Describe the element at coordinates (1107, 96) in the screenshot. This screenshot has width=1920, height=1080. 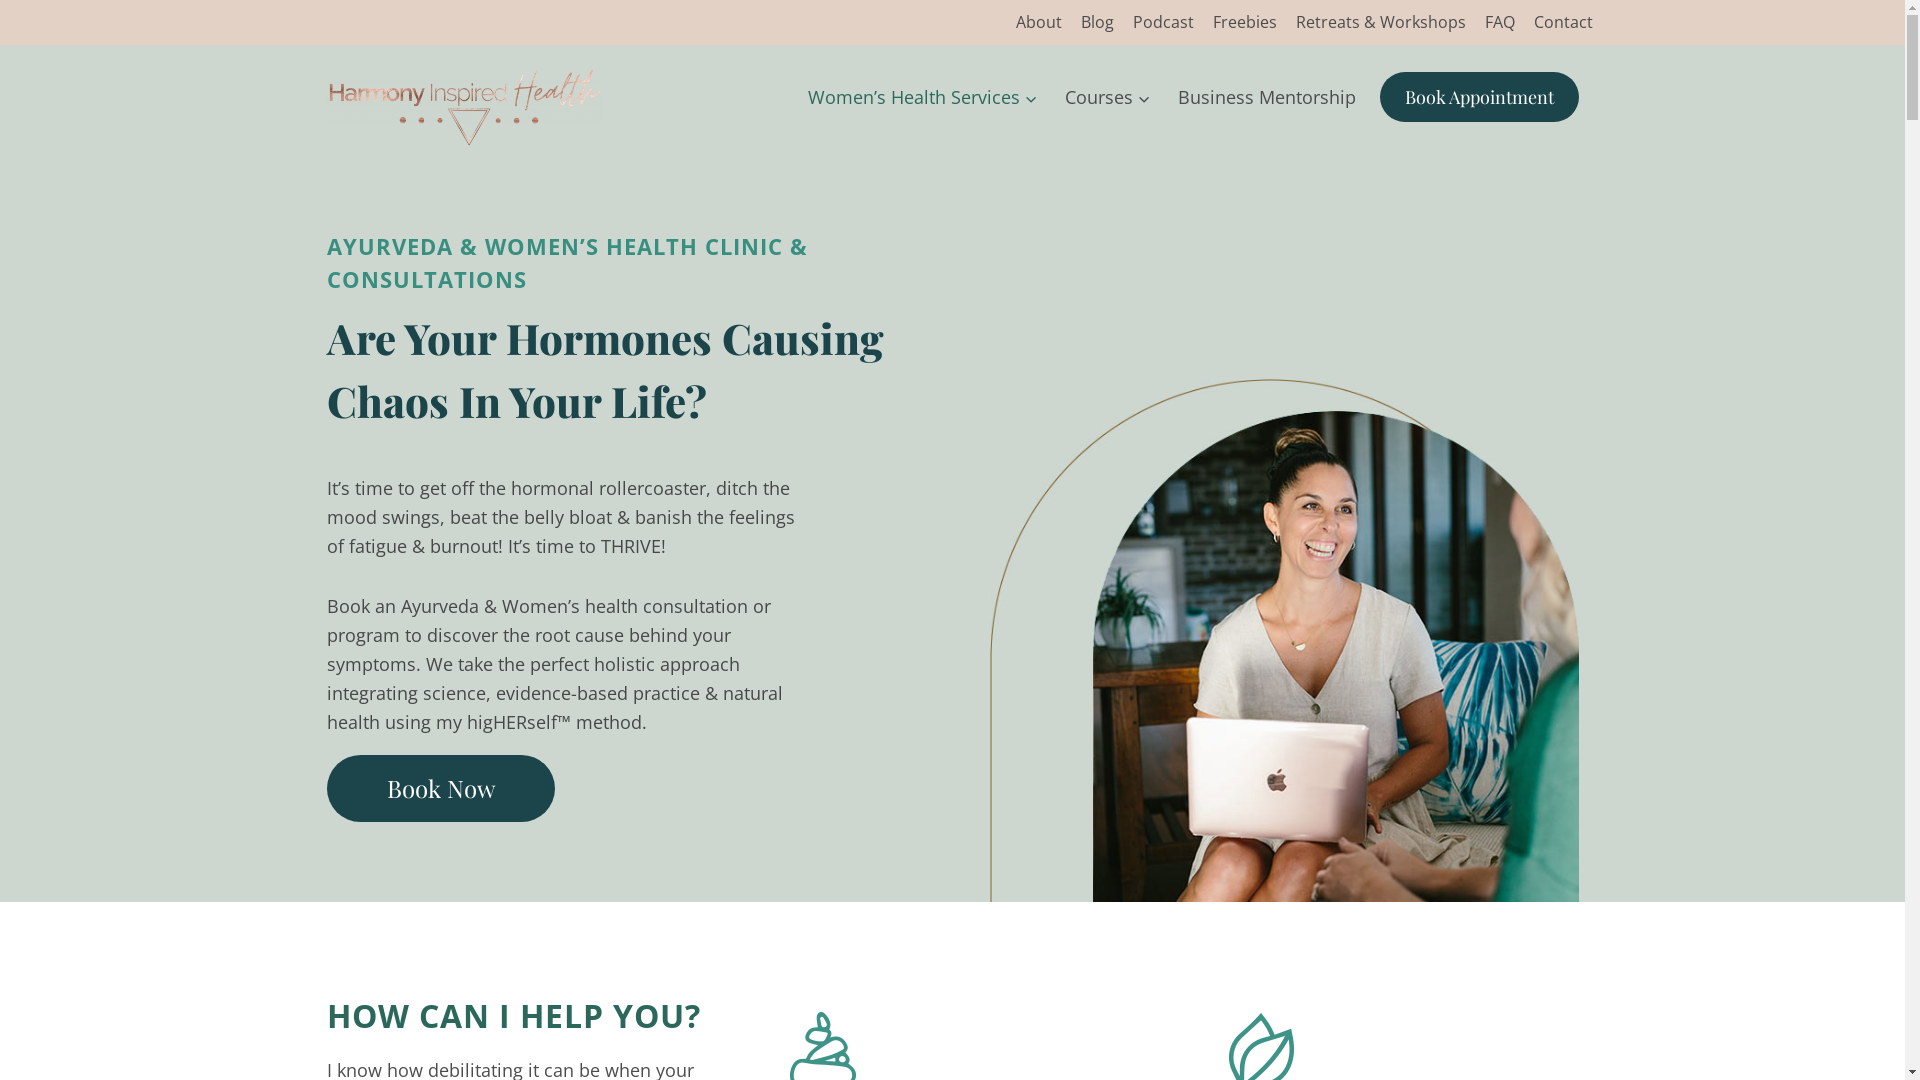
I see `'Courses'` at that location.